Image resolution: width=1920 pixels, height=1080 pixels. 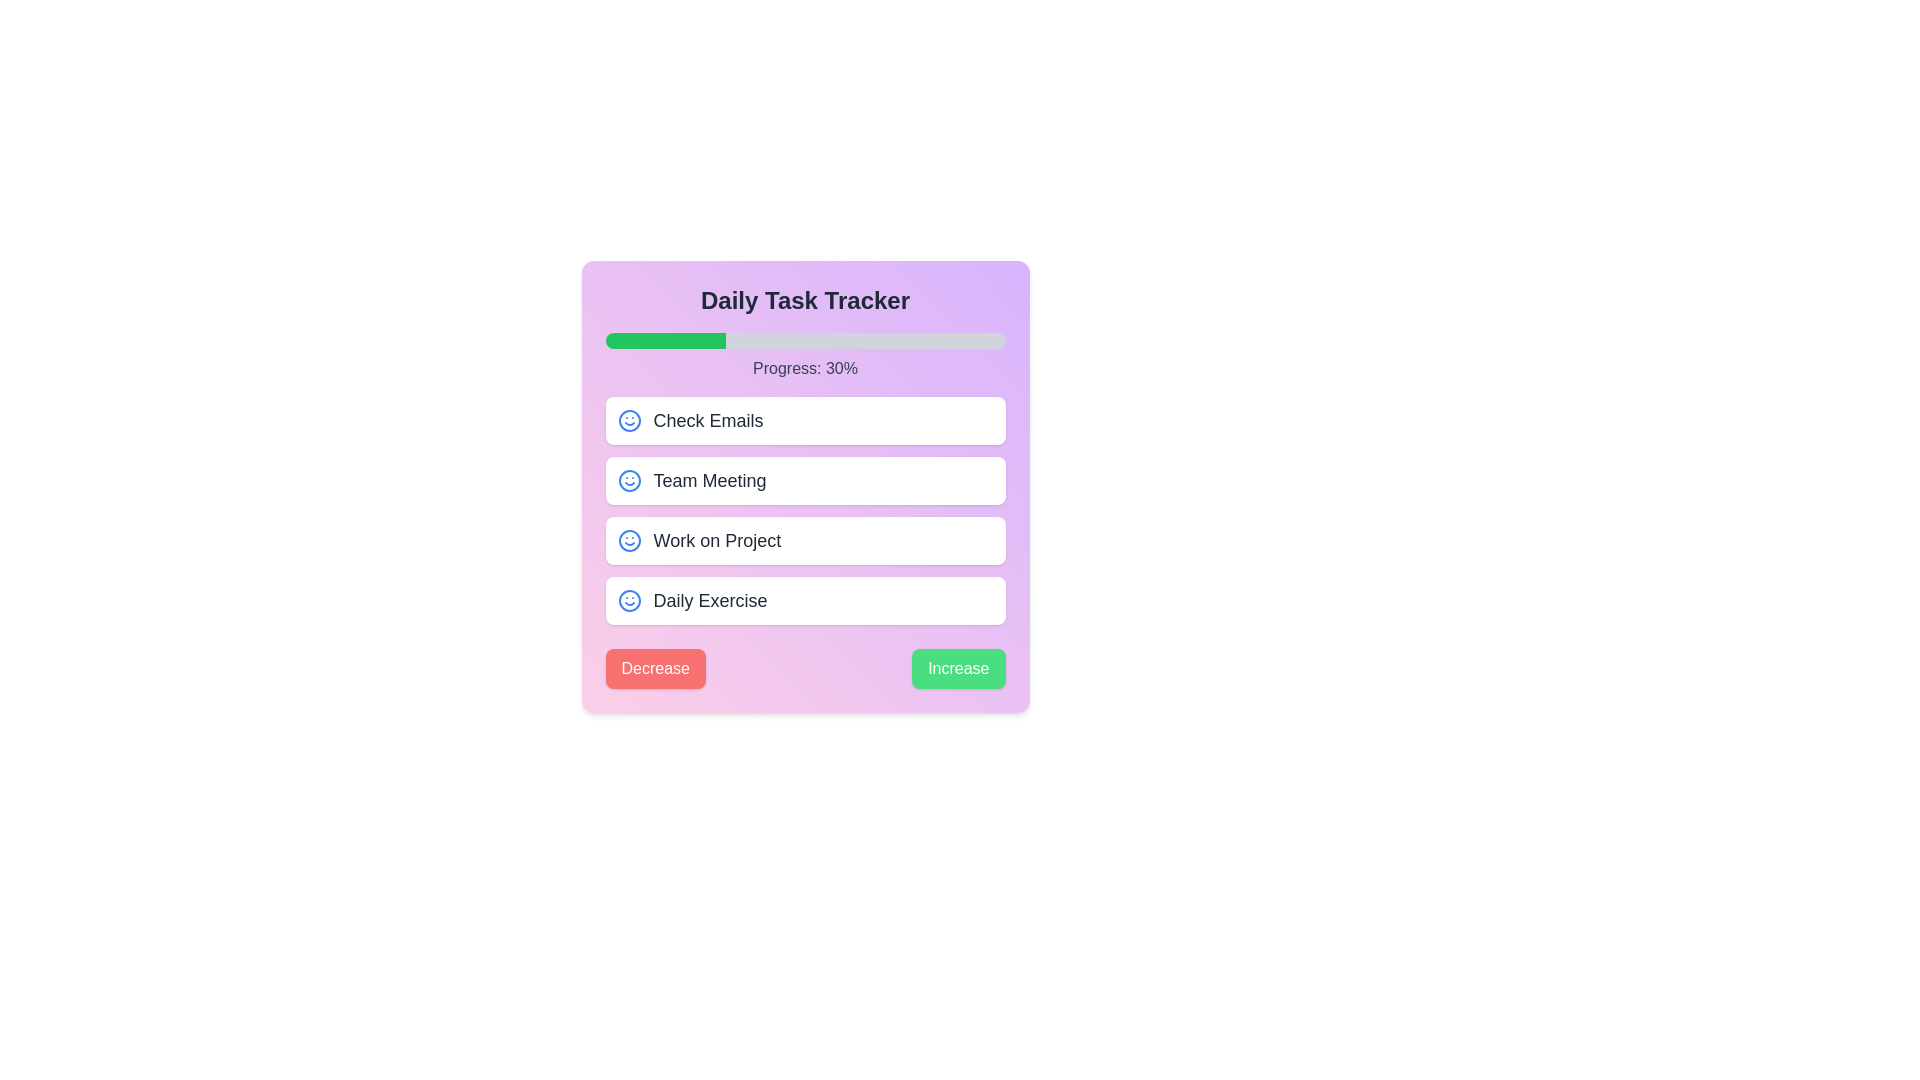 What do you see at coordinates (805, 509) in the screenshot?
I see `task names from the primary task list group located within the 'Daily Task Tracker' card, positioned between the progress bar and the action buttons labeled 'Decrease' and 'Increase'` at bounding box center [805, 509].